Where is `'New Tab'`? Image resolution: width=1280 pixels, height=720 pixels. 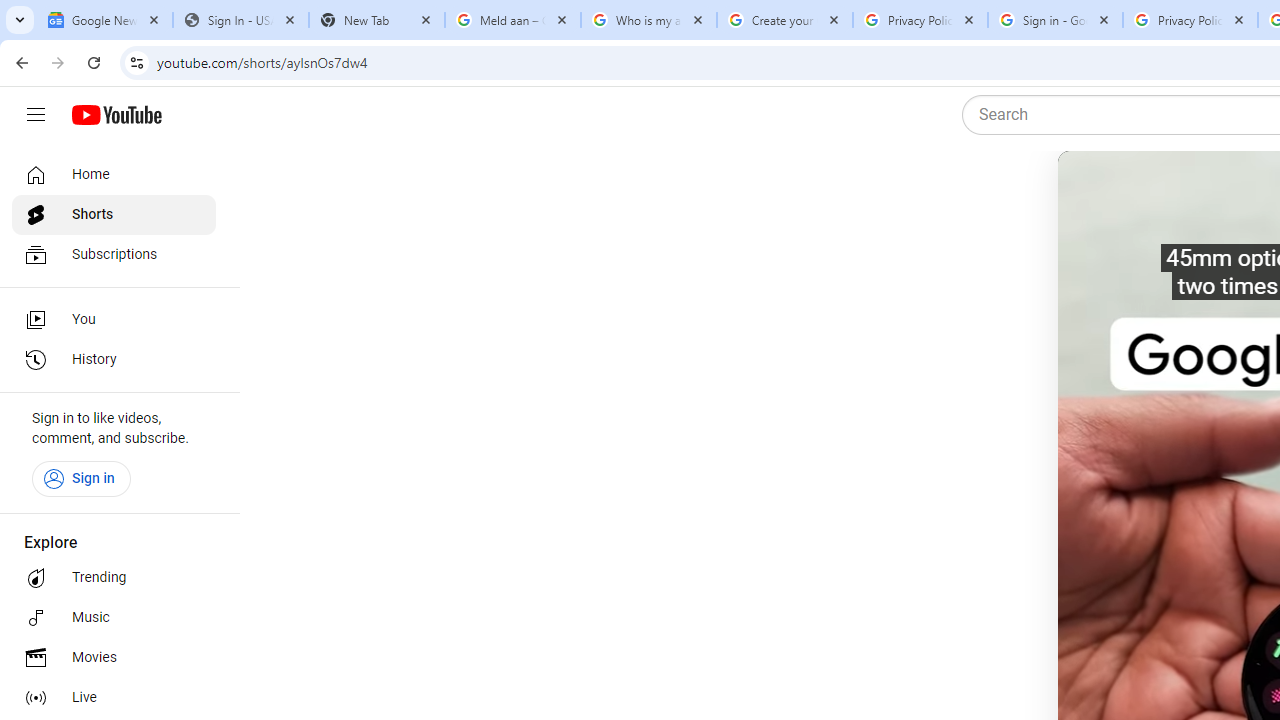
'New Tab' is located at coordinates (376, 20).